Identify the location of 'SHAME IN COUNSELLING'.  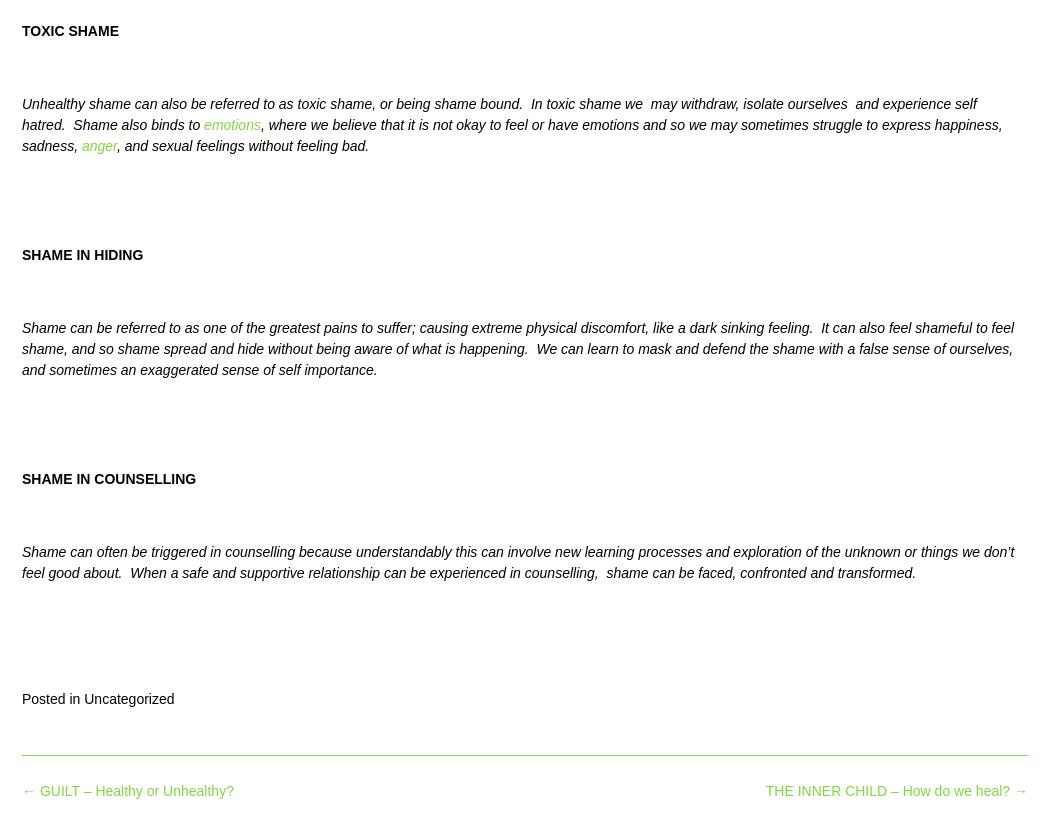
(108, 476).